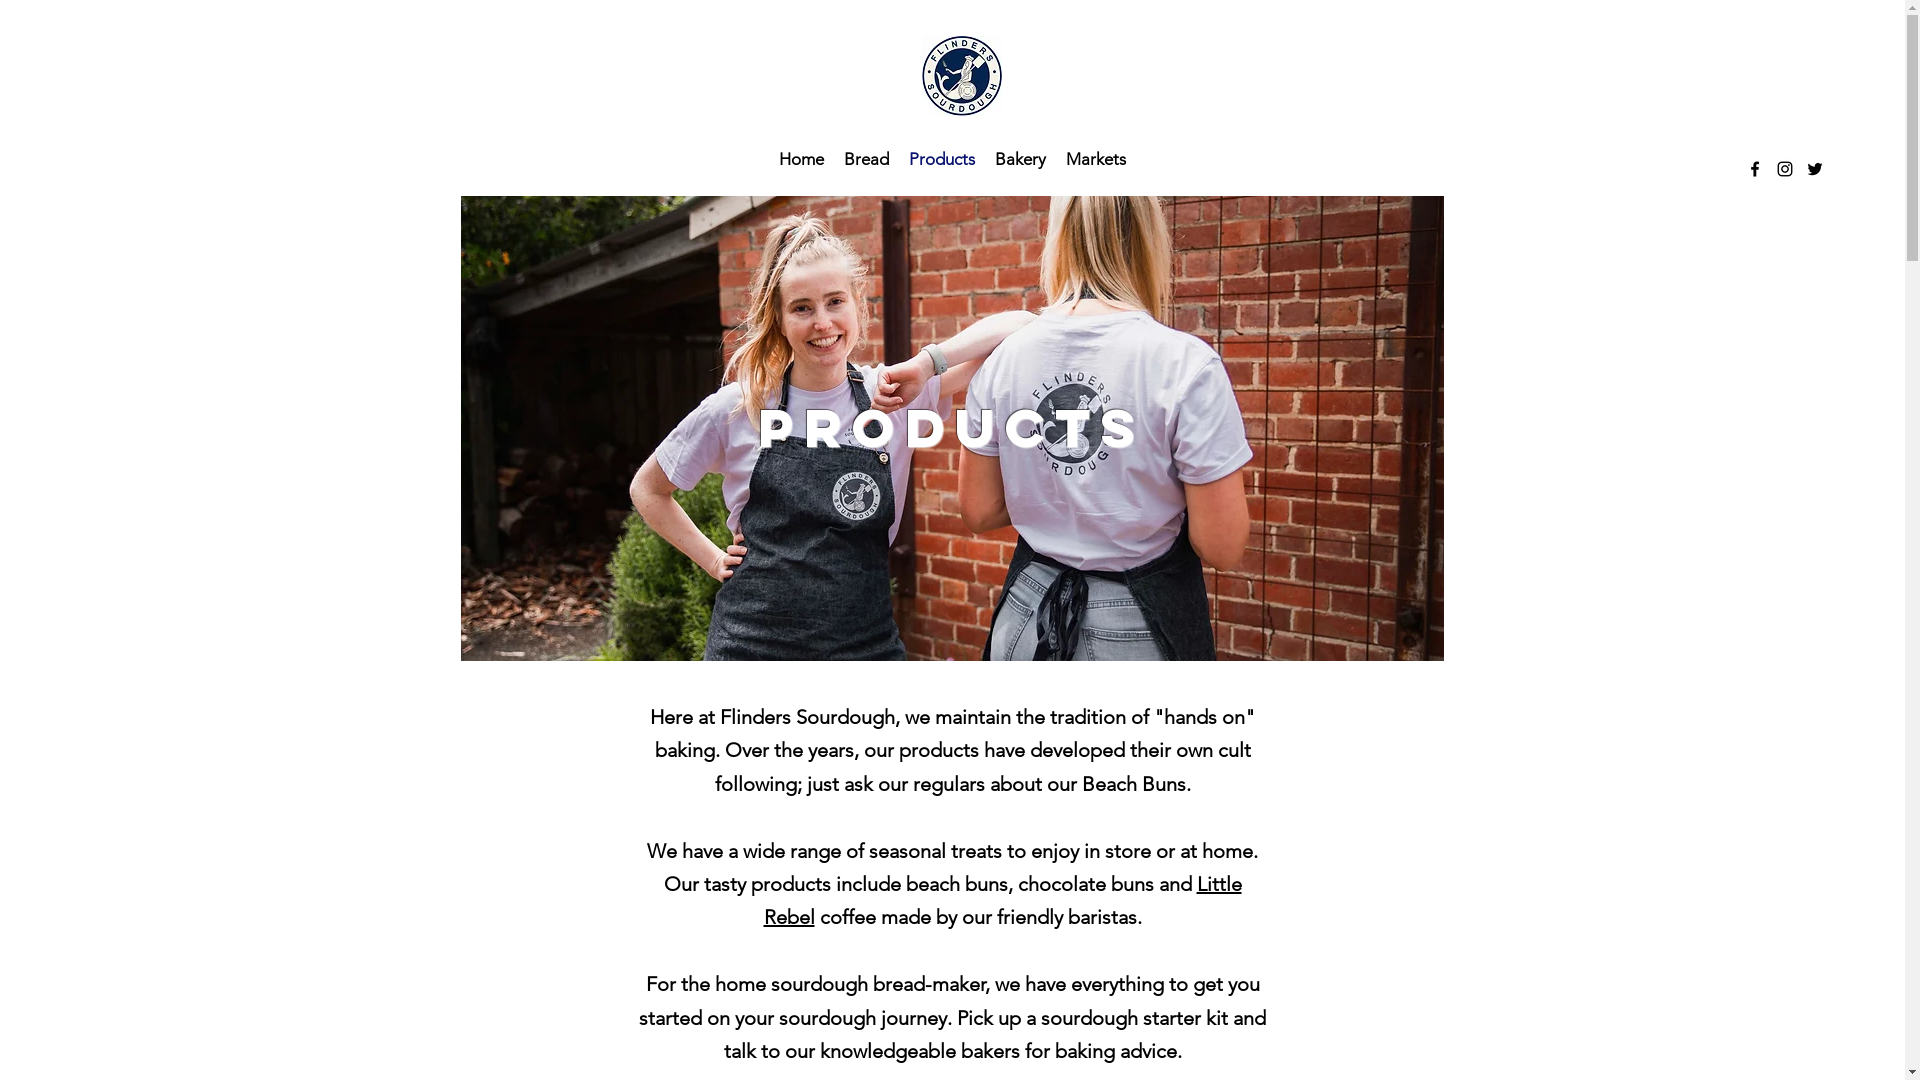  I want to click on 'Bread', so click(866, 157).